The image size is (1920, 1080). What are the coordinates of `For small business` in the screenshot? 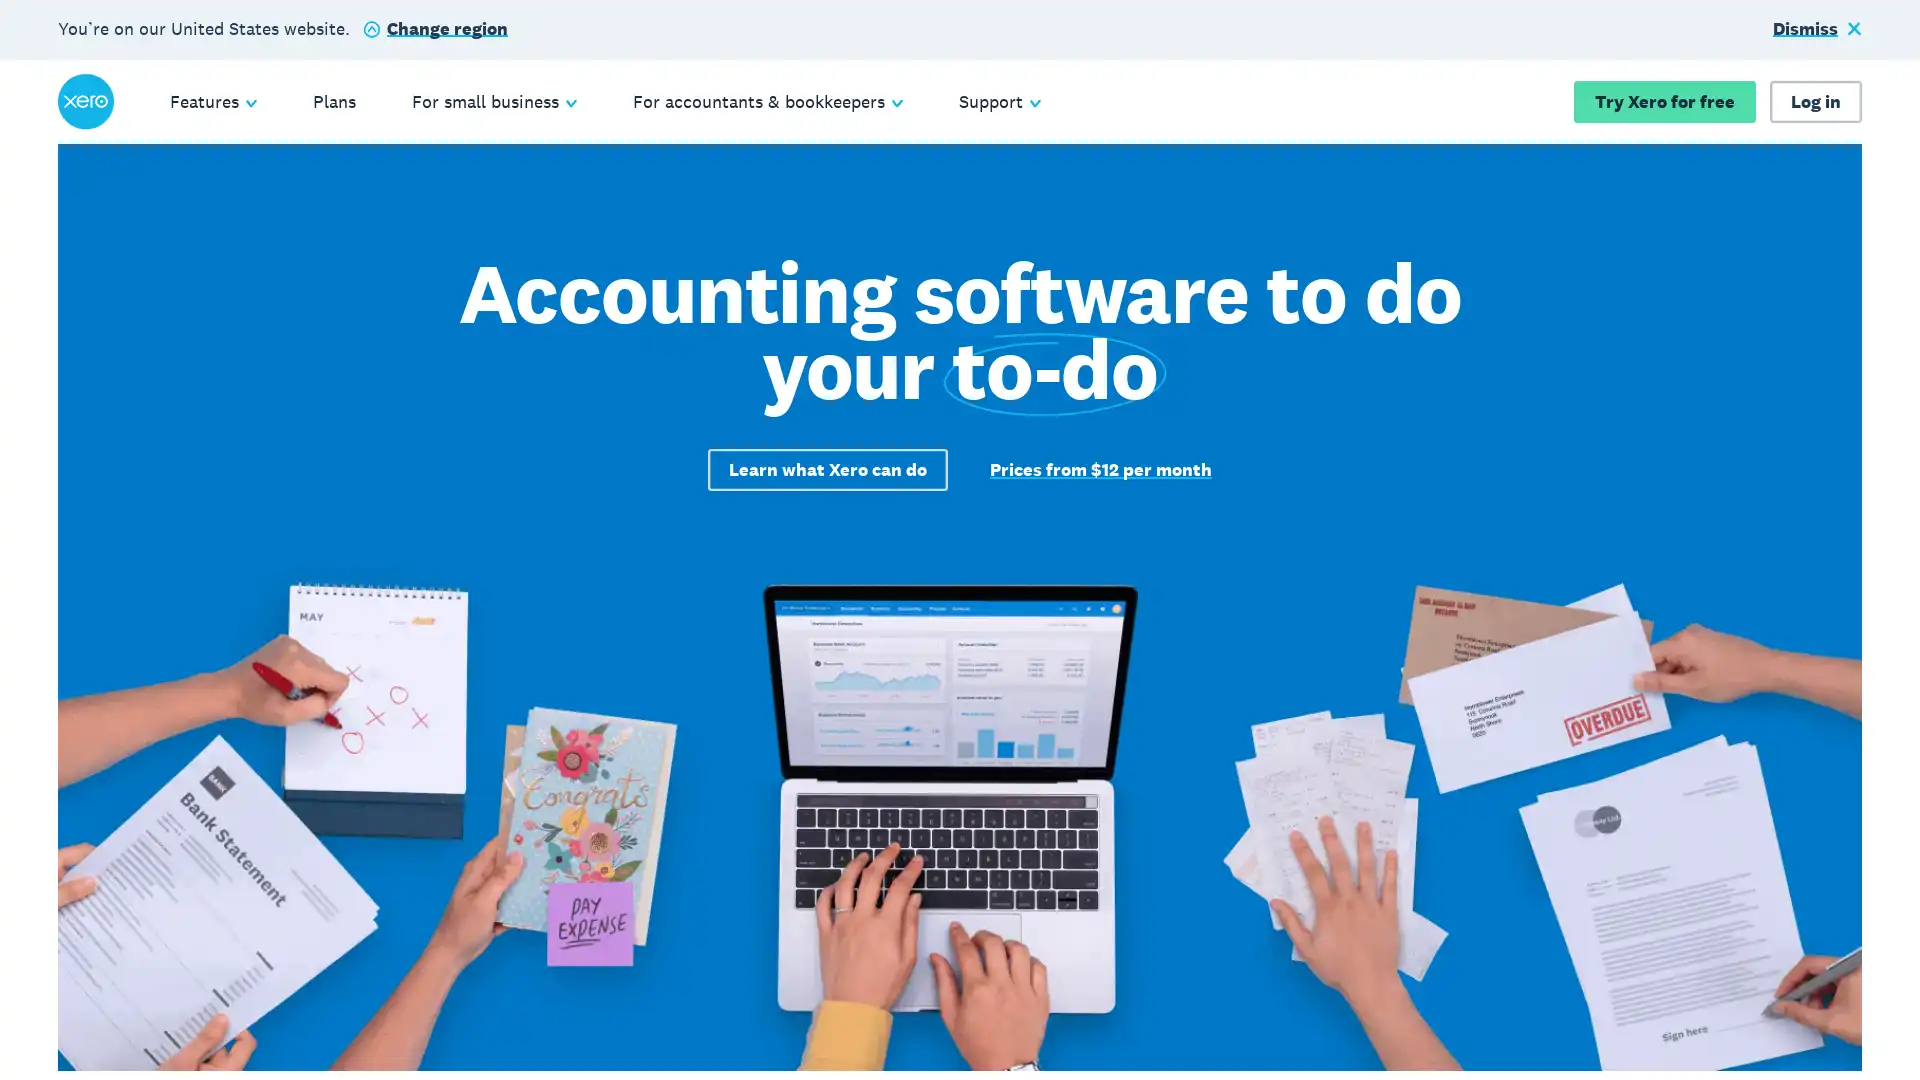 It's located at (493, 101).